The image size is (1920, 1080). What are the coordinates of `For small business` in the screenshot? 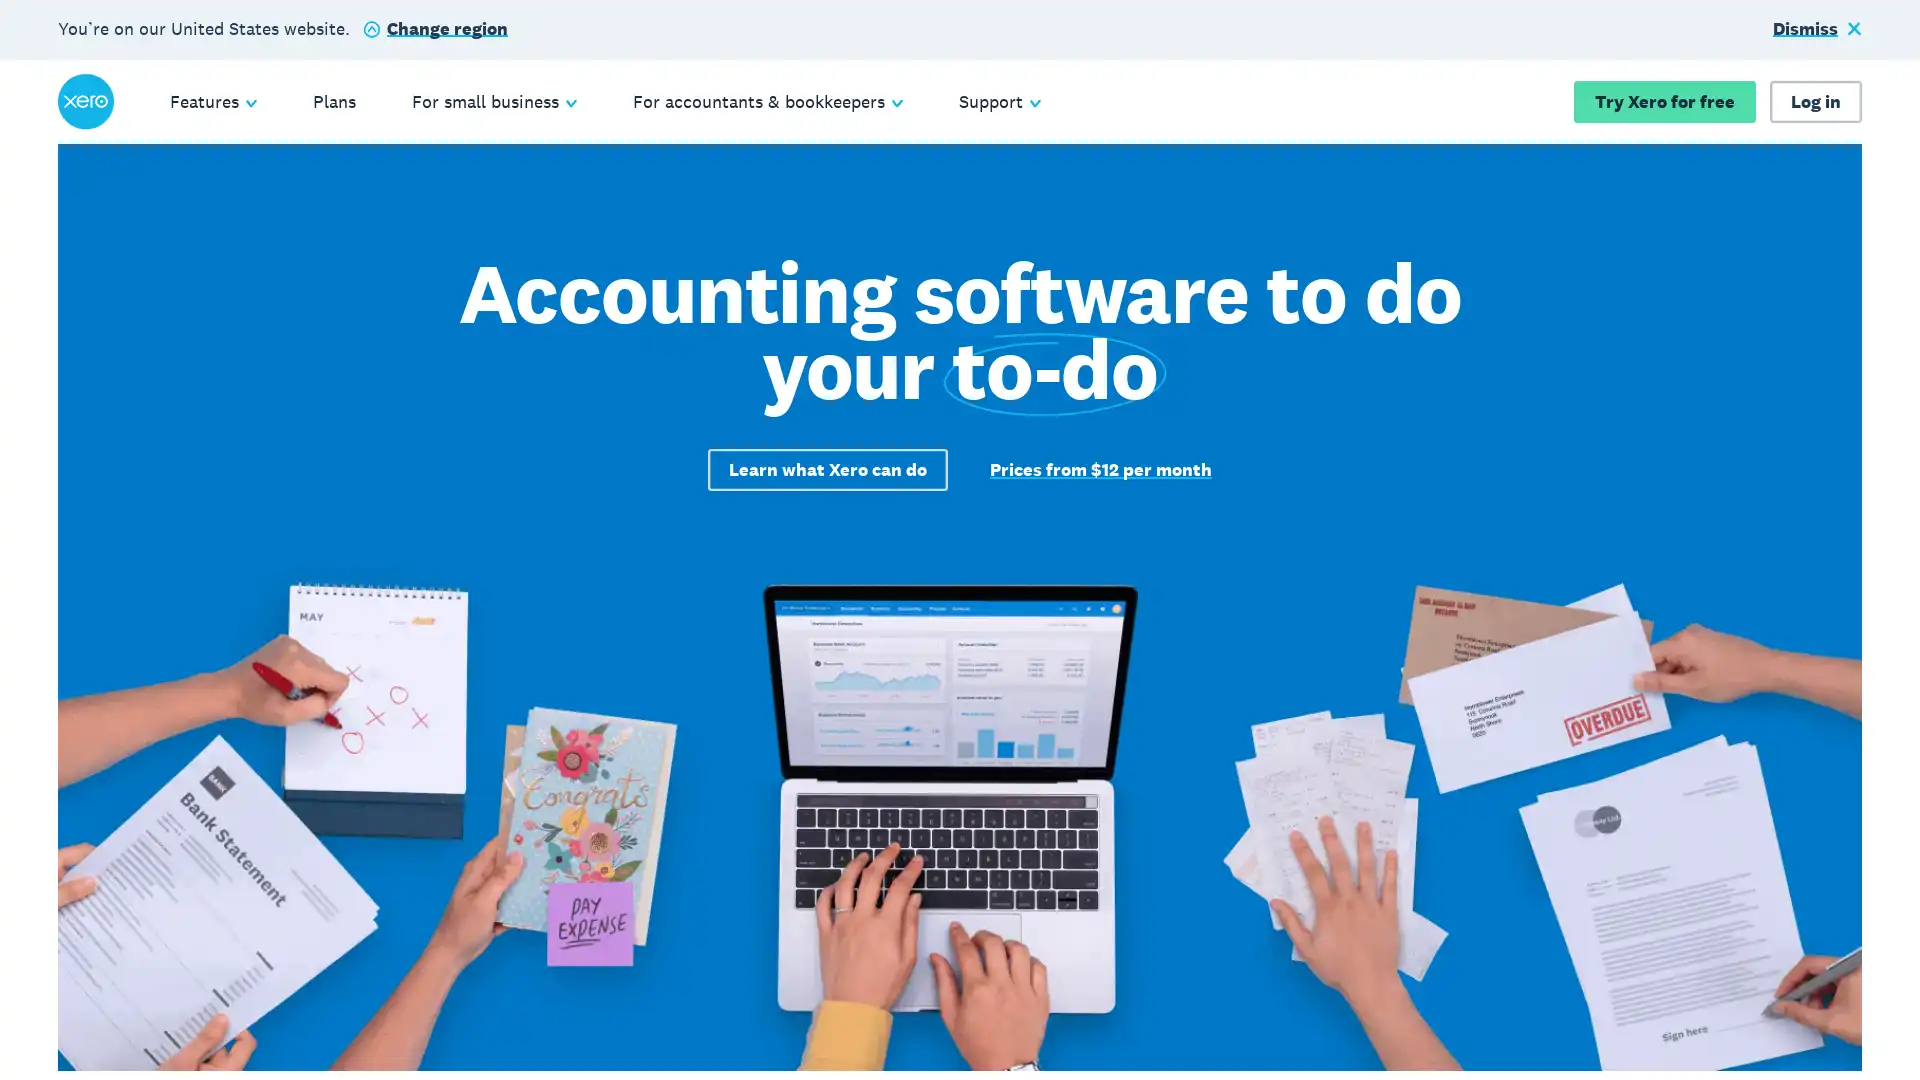 It's located at (493, 101).